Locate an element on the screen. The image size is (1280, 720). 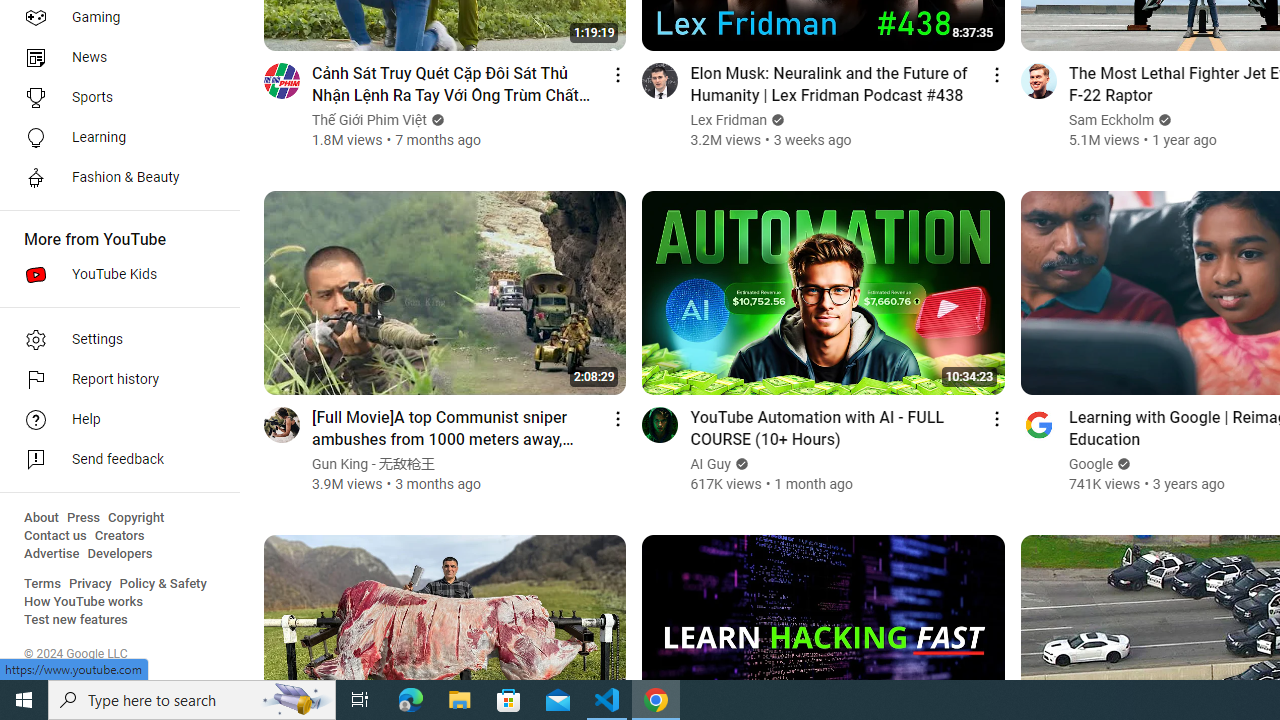
'Developers' is located at coordinates (119, 554).